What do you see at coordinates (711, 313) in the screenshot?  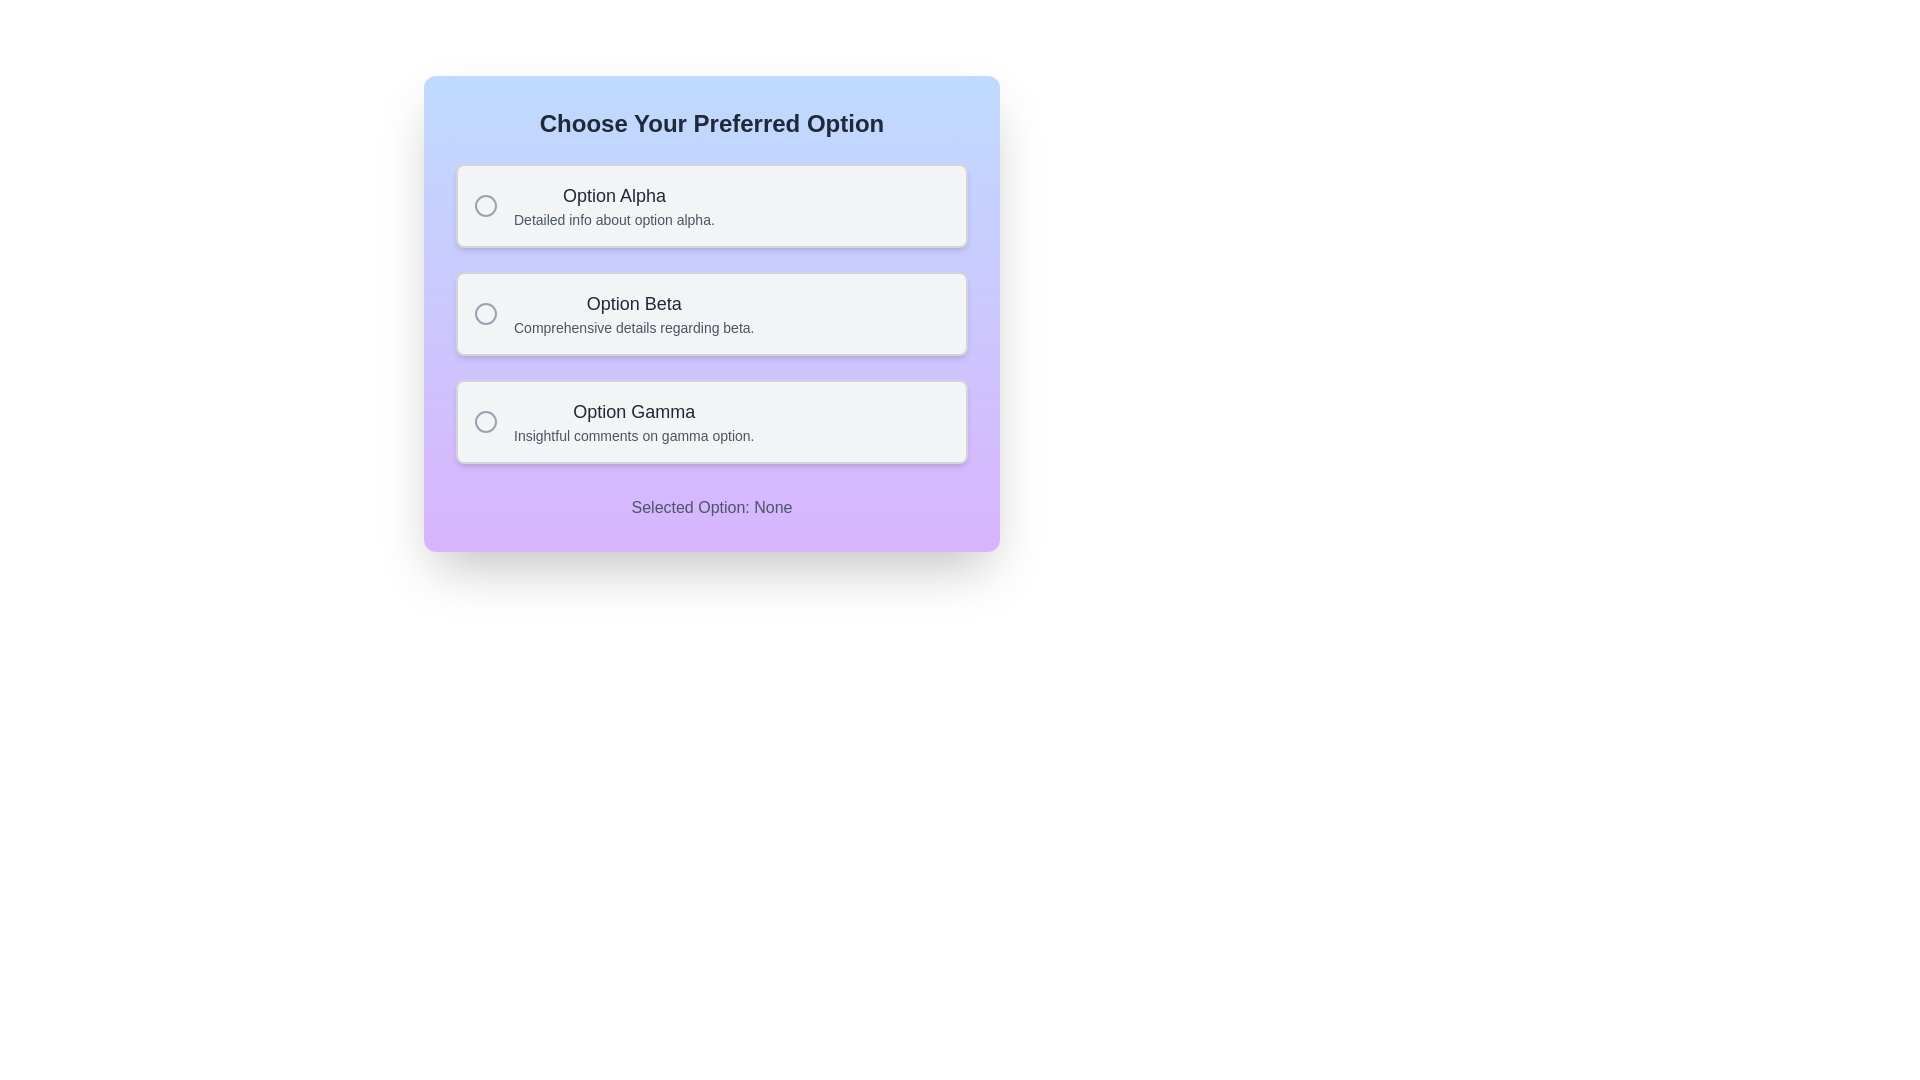 I see `the 'Option Beta' selector option item, which is the second block in a vertical stack between 'Option Alpha' and 'Option Gamma'` at bounding box center [711, 313].